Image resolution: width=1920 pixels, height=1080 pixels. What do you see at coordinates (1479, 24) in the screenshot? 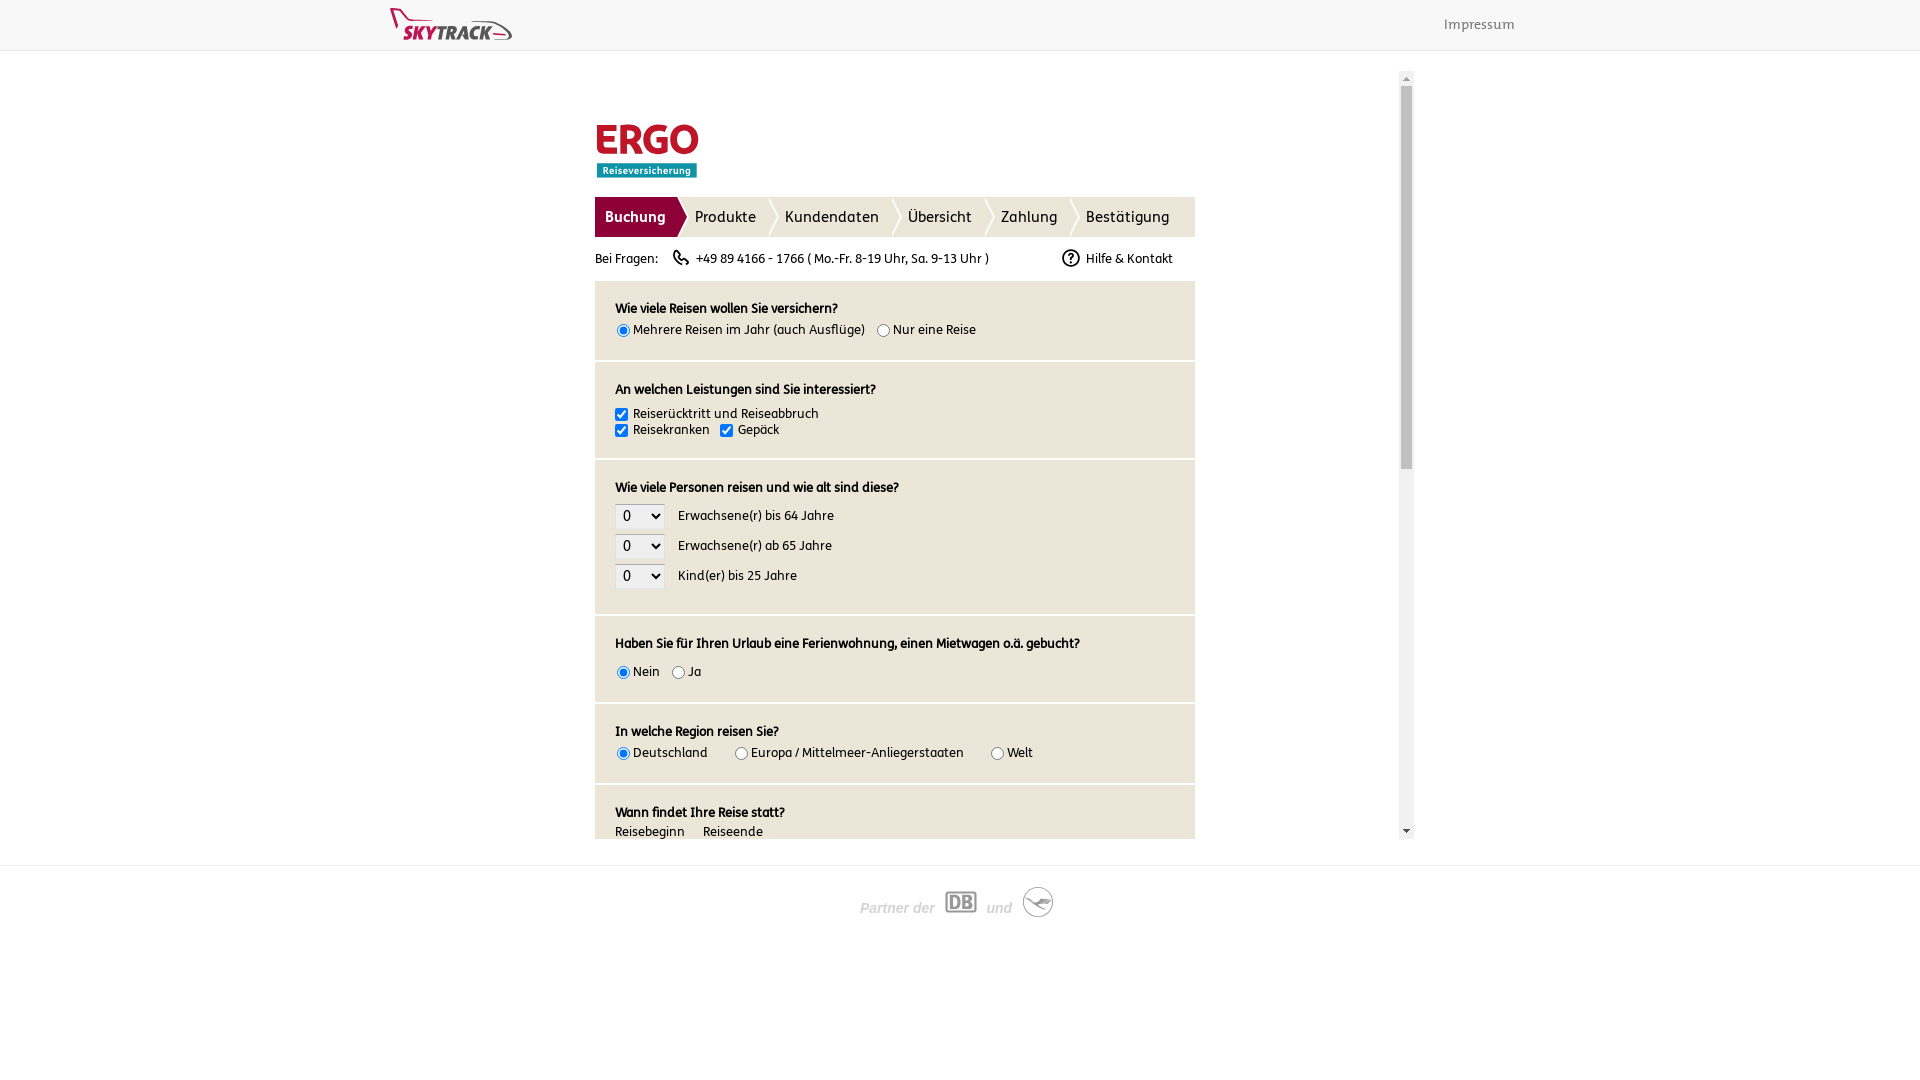
I see `'Impressum'` at bounding box center [1479, 24].